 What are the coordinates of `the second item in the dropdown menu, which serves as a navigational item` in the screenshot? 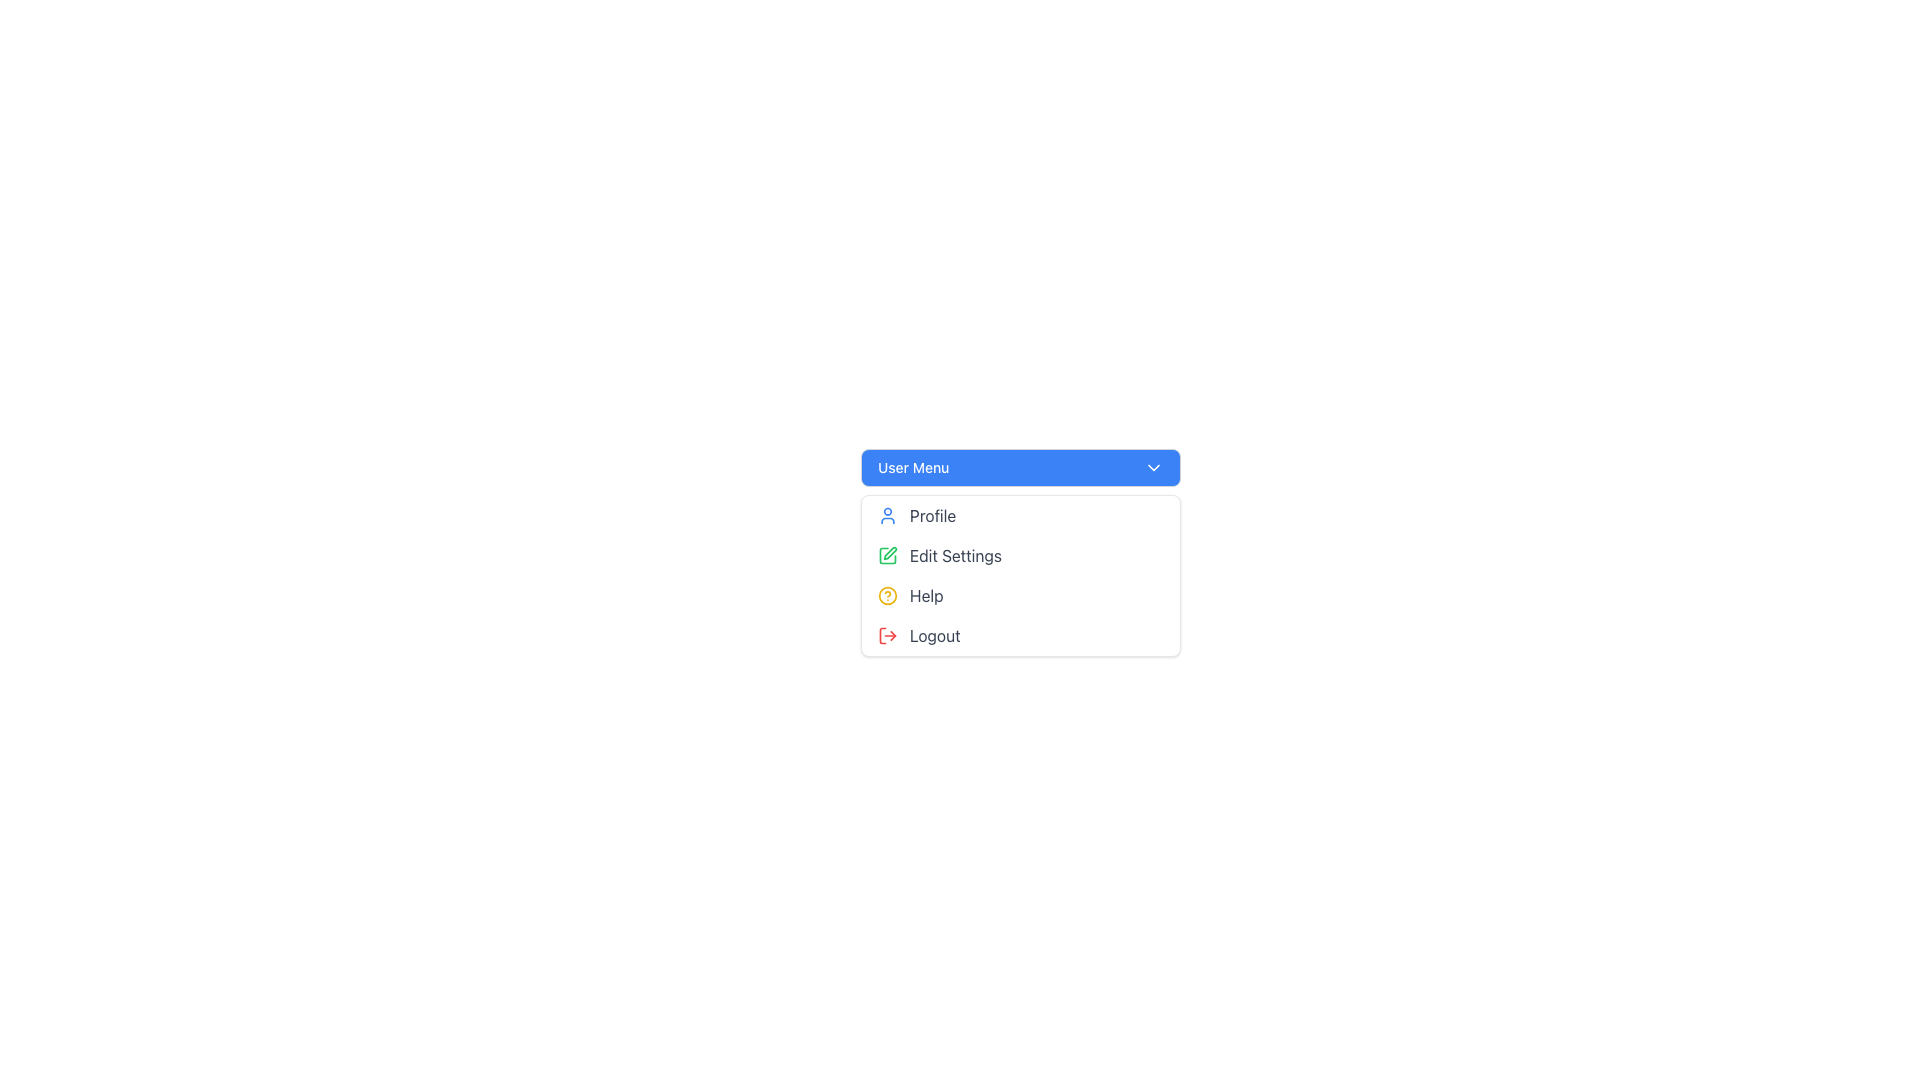 It's located at (1021, 555).